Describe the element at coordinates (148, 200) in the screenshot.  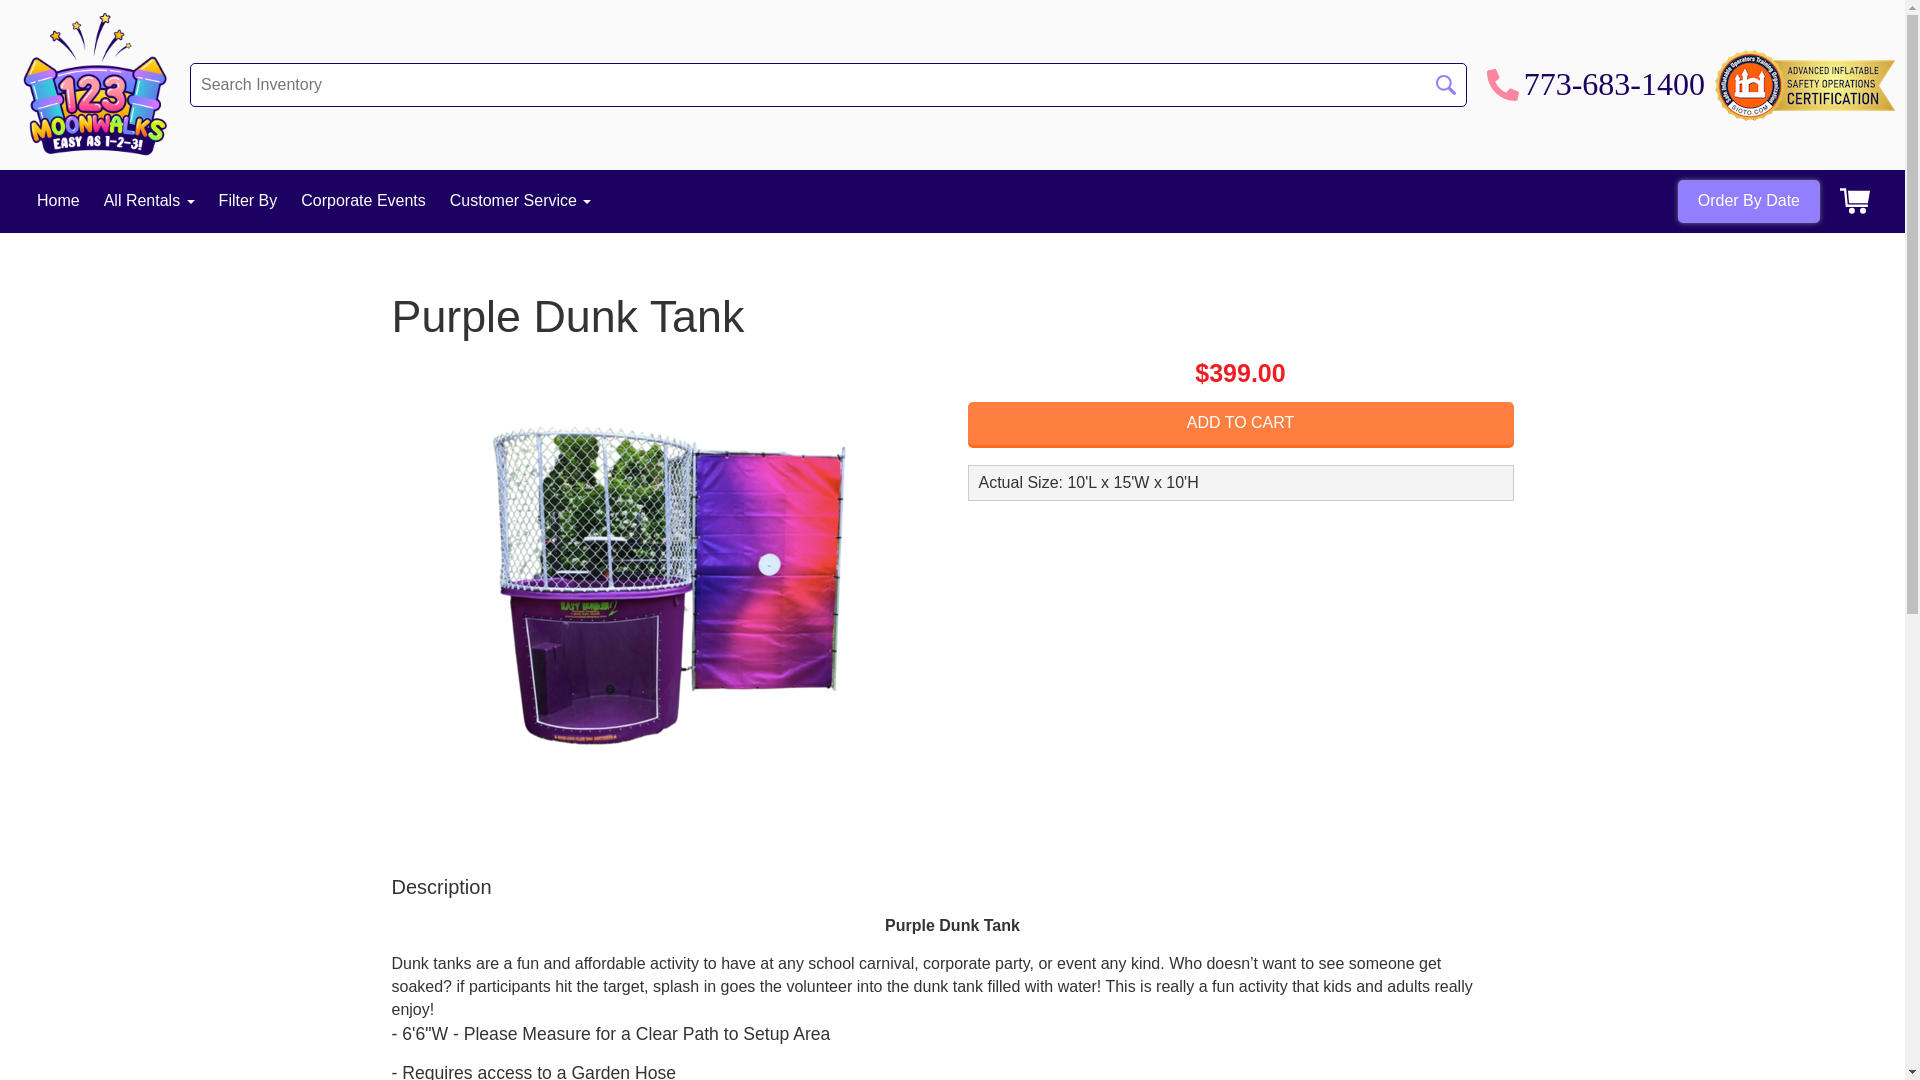
I see `'All Rentals'` at that location.